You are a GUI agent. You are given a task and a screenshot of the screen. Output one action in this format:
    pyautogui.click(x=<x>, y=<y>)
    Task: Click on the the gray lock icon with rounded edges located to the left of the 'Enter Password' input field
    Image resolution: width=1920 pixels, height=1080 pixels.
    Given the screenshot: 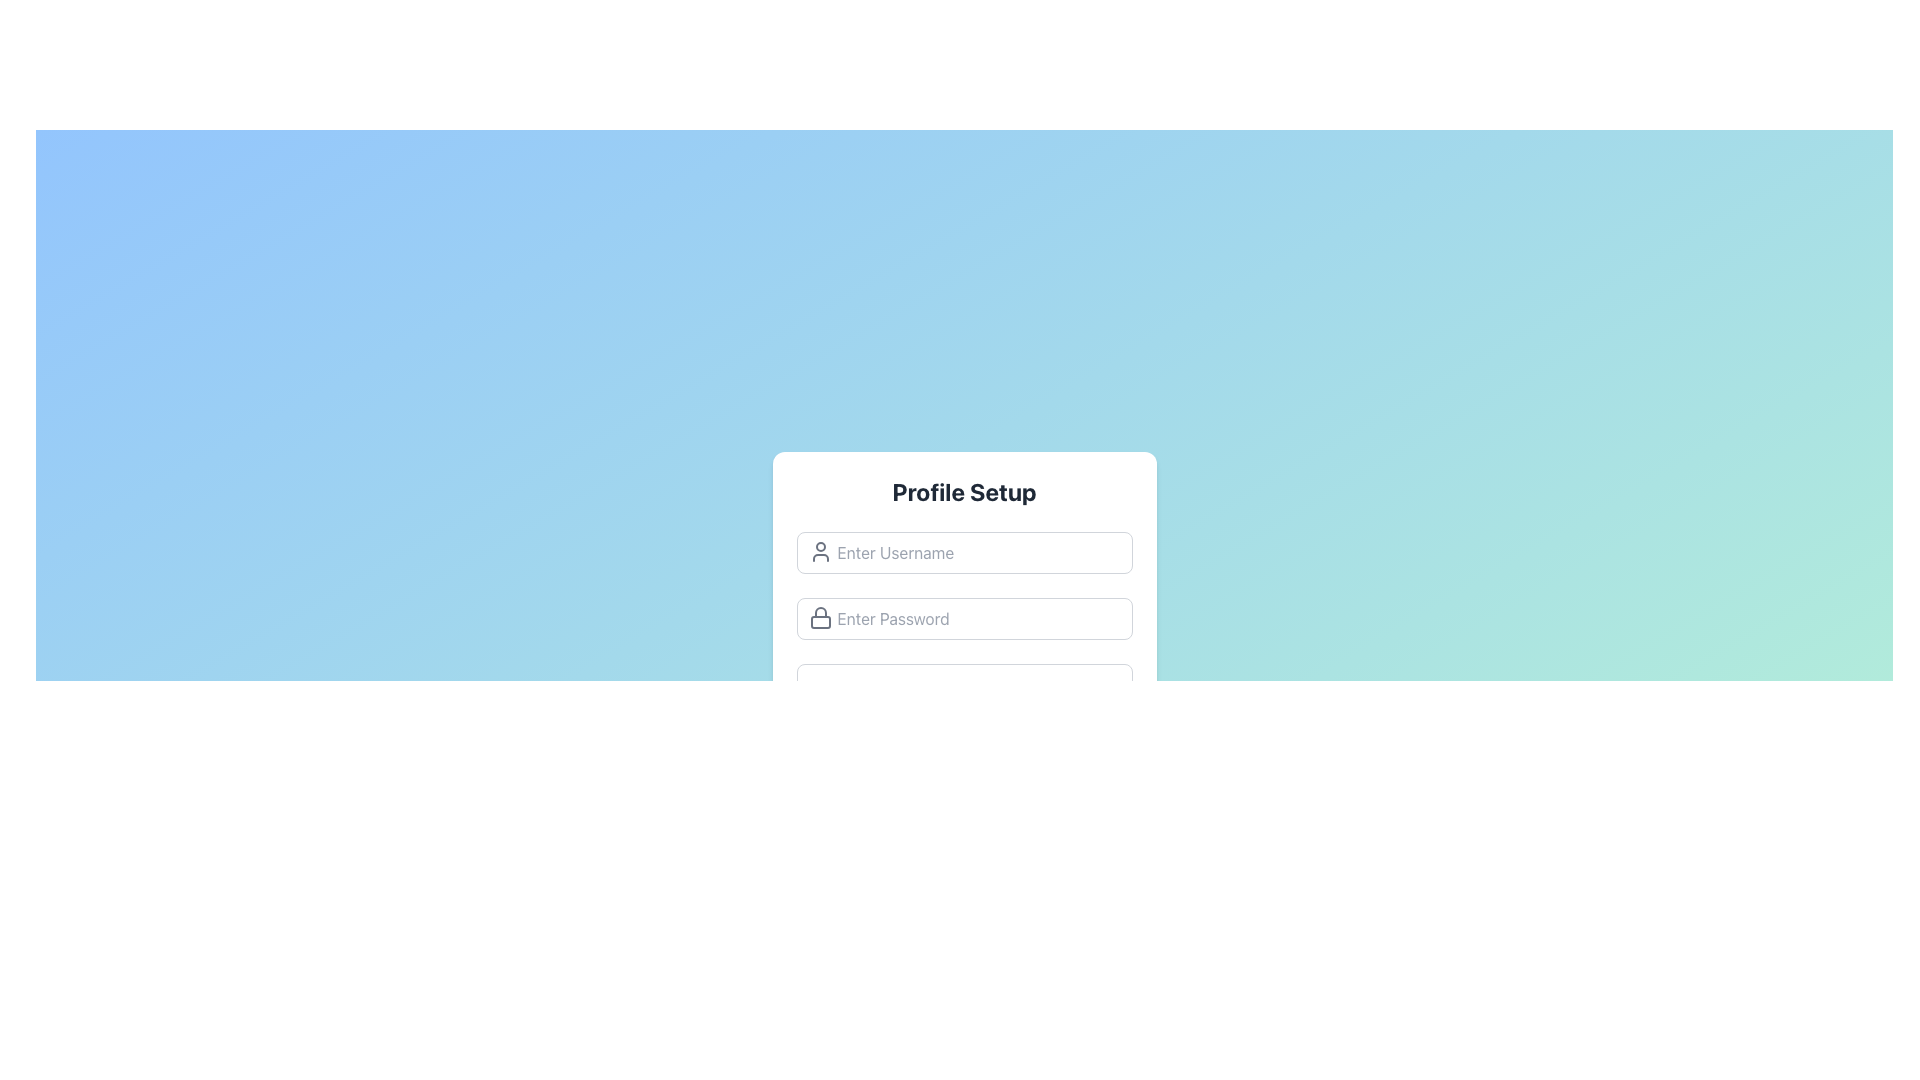 What is the action you would take?
    pyautogui.click(x=820, y=616)
    